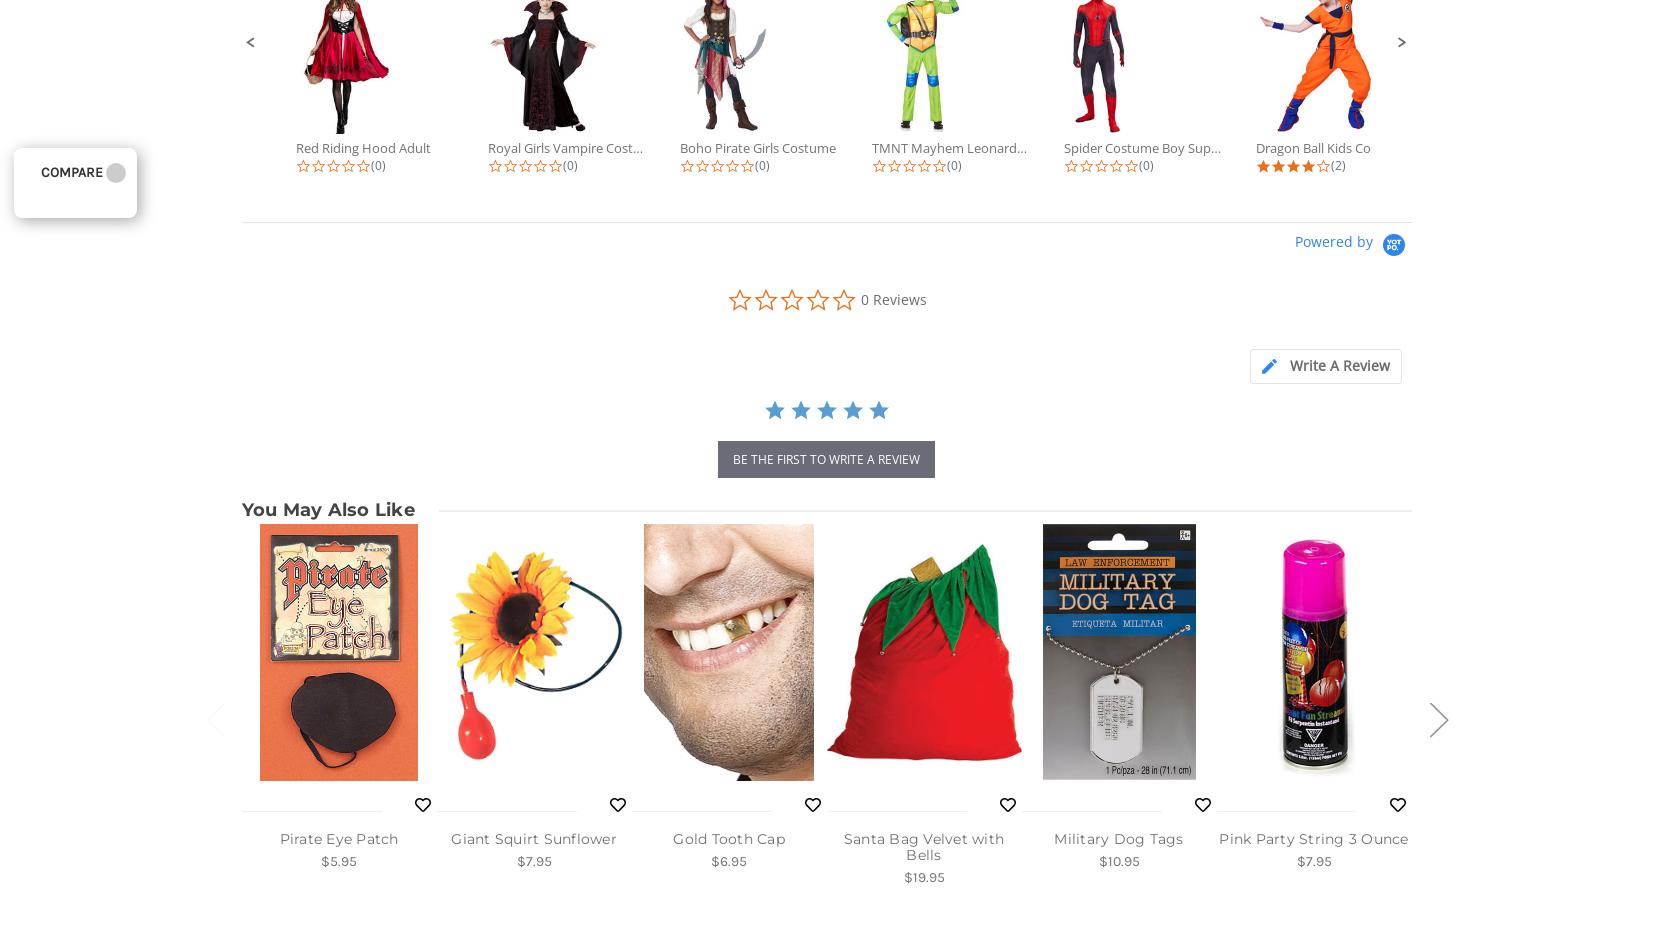 This screenshot has width=1653, height=936. I want to click on '0 Reviews', so click(892, 299).